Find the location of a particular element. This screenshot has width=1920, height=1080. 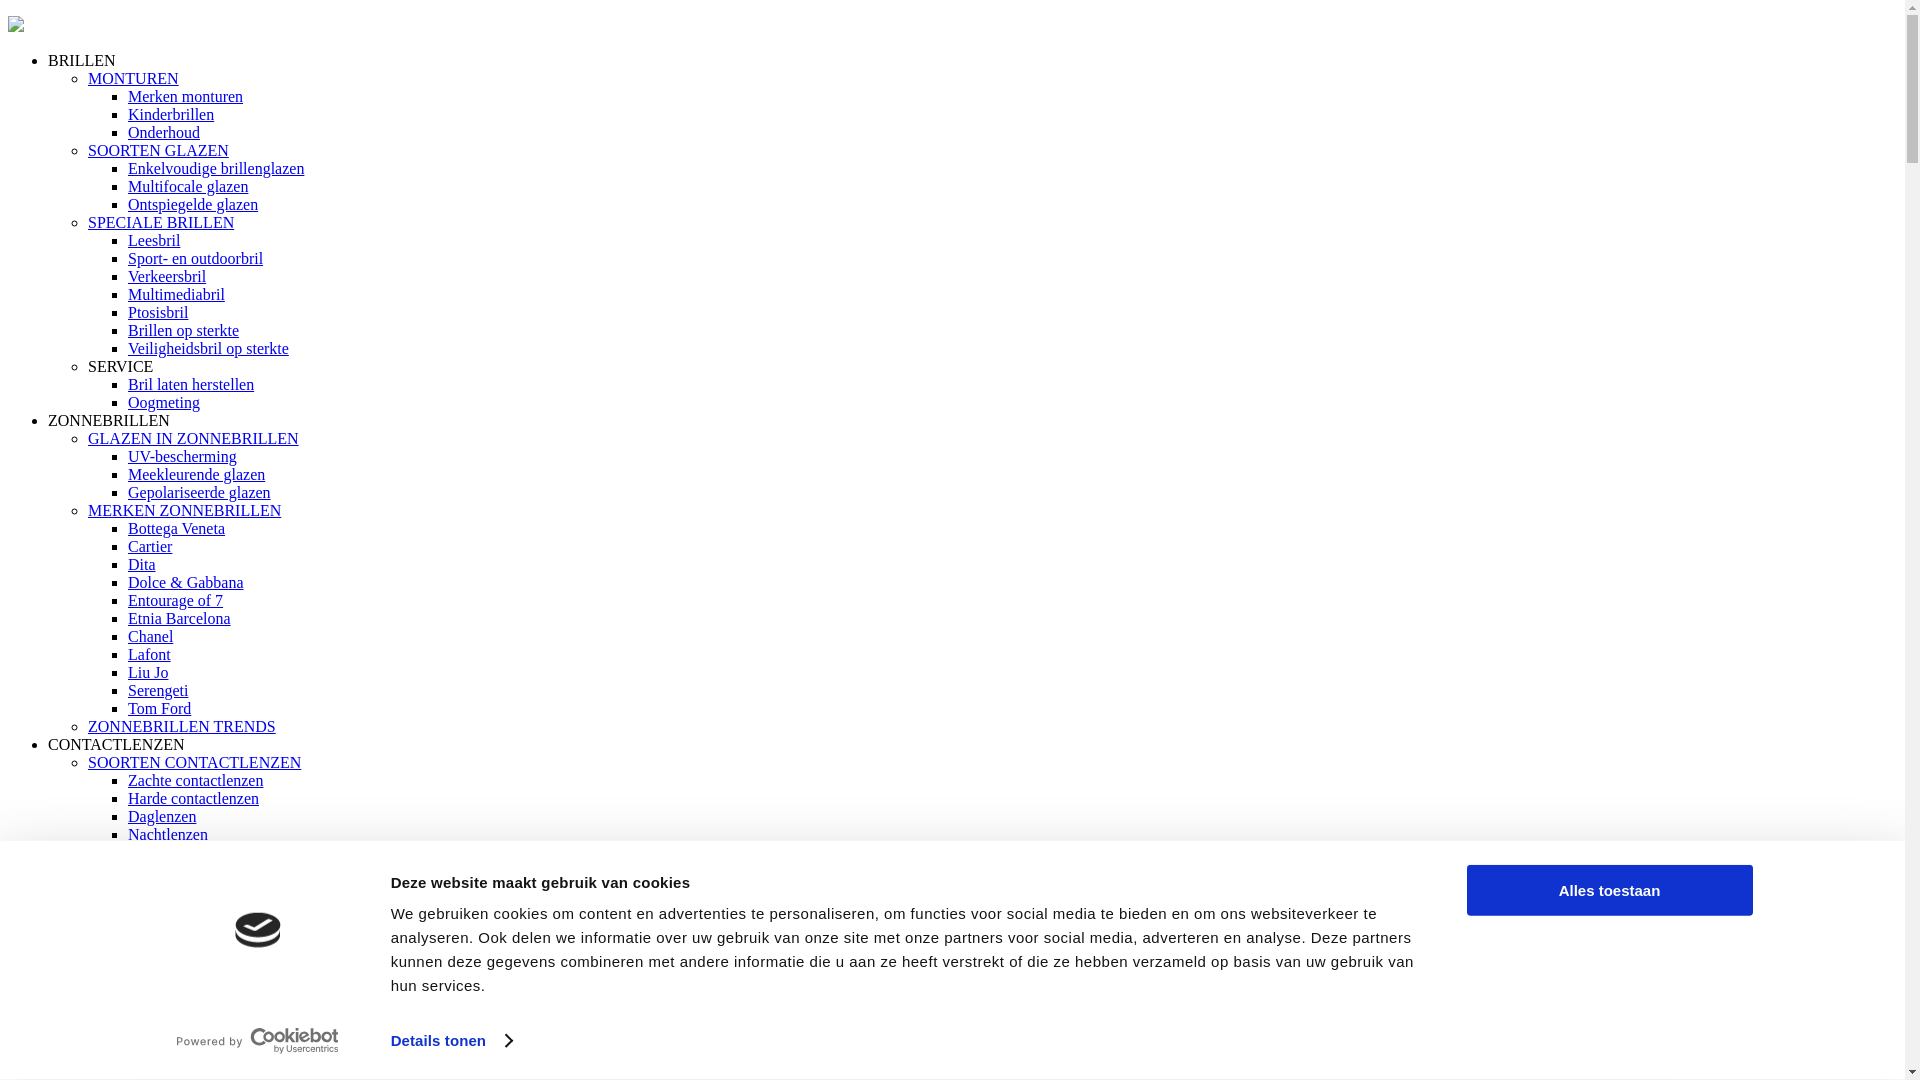

'Hoe in en uitdoen' is located at coordinates (185, 977).